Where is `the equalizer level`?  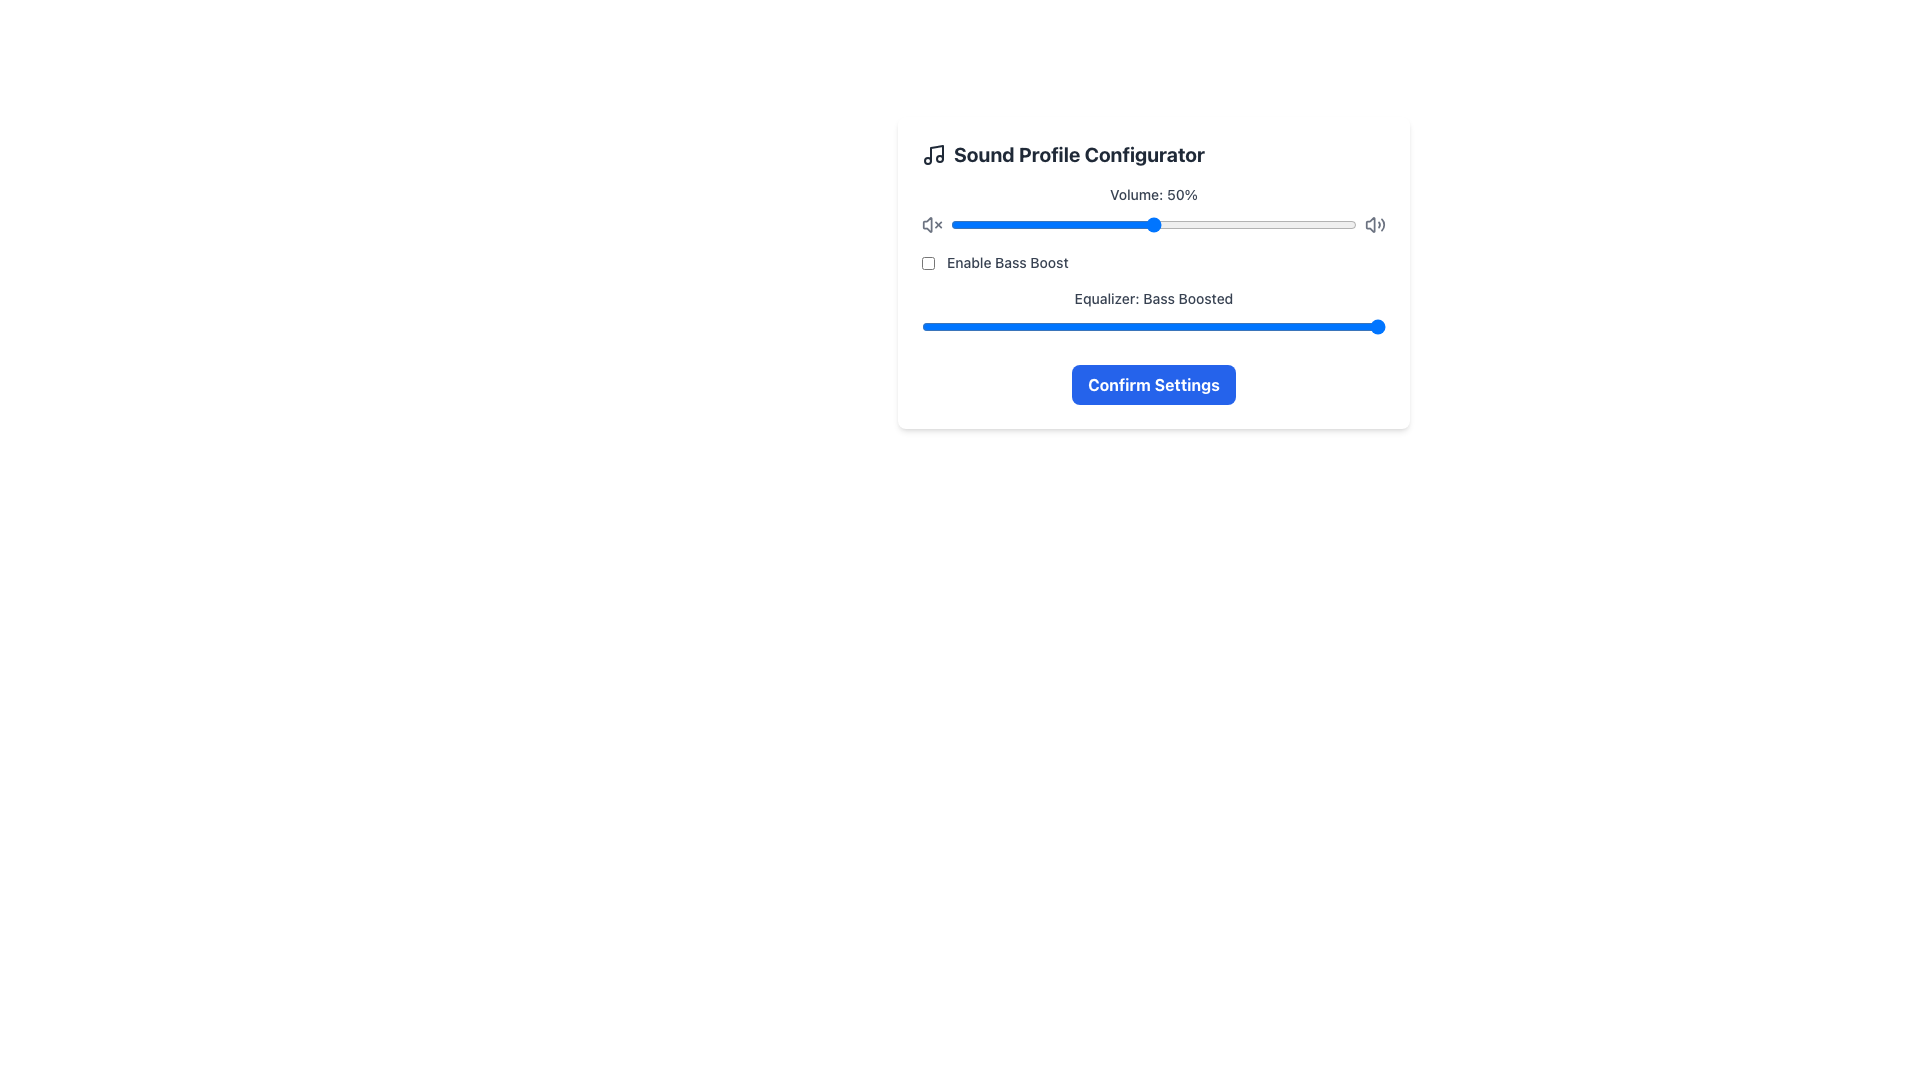 the equalizer level is located at coordinates (1230, 326).